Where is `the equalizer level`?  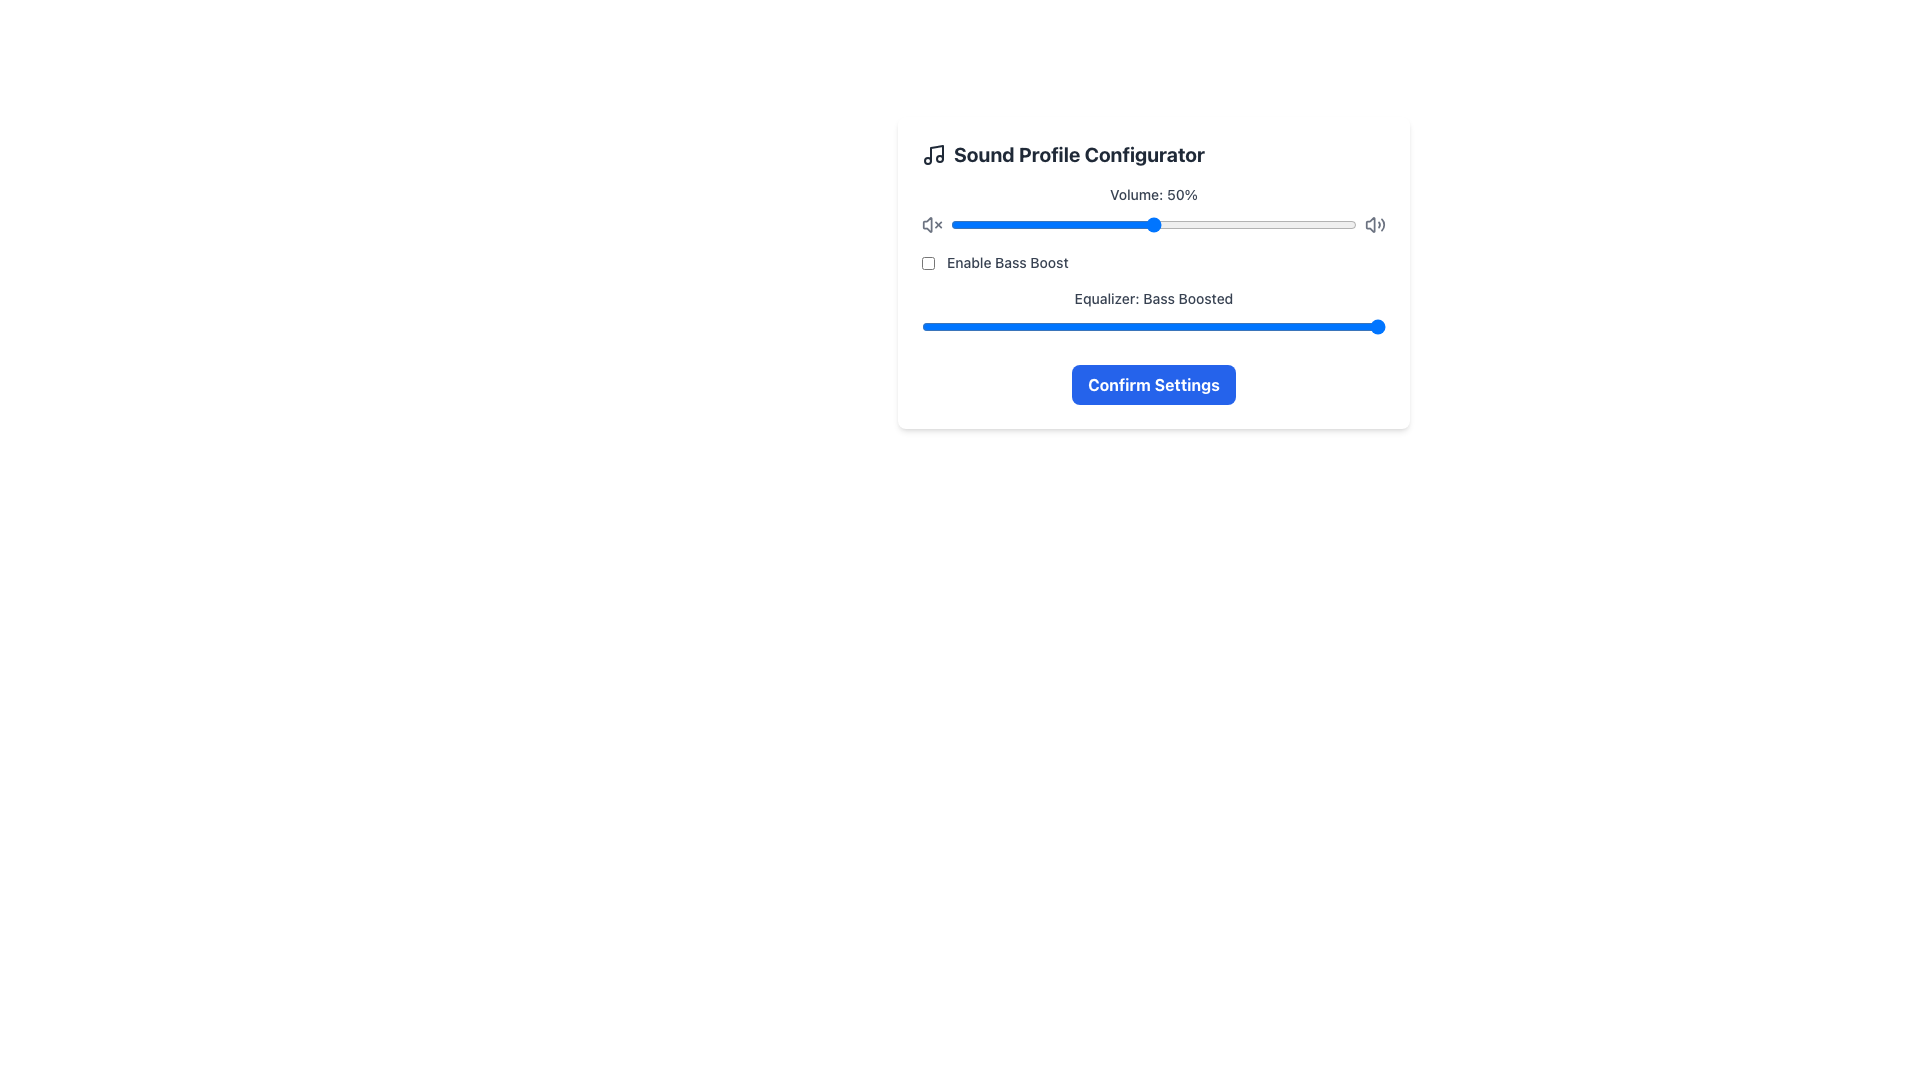 the equalizer level is located at coordinates (1230, 326).